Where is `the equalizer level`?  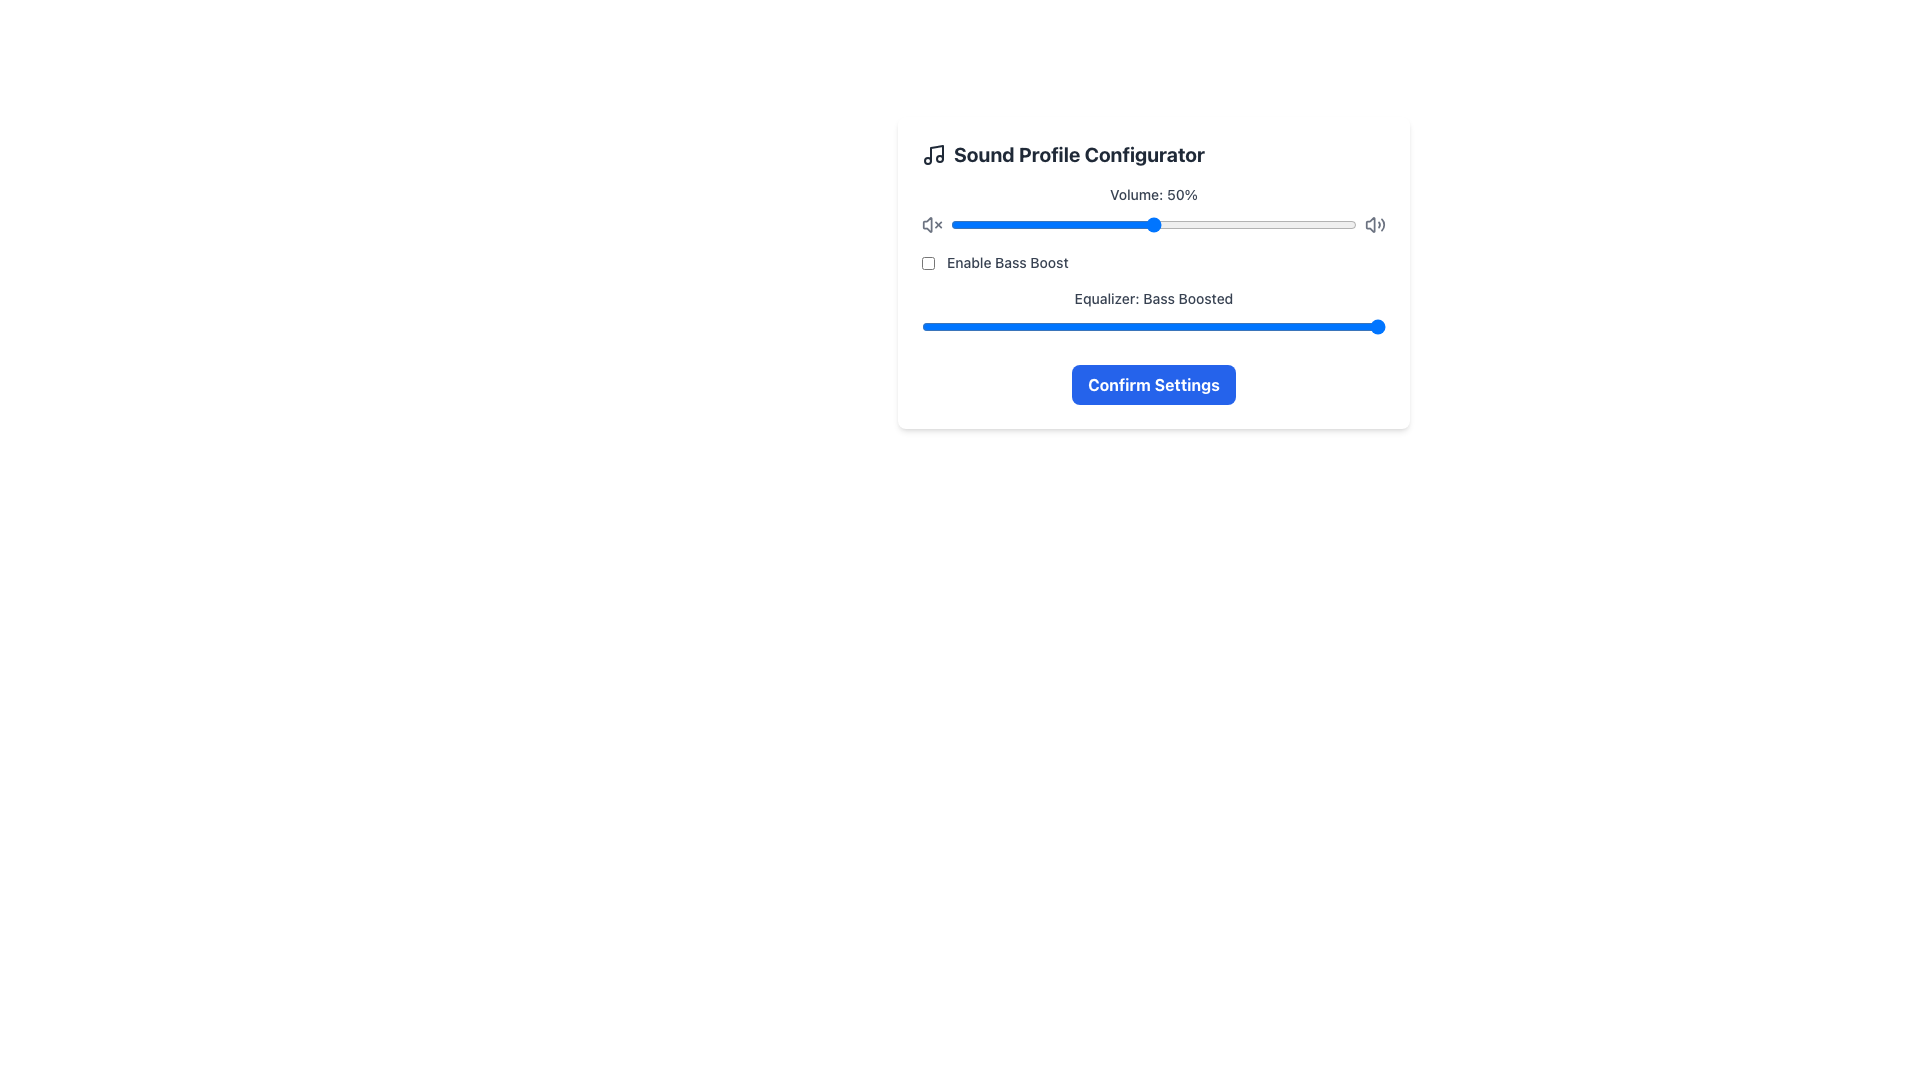 the equalizer level is located at coordinates (1230, 326).